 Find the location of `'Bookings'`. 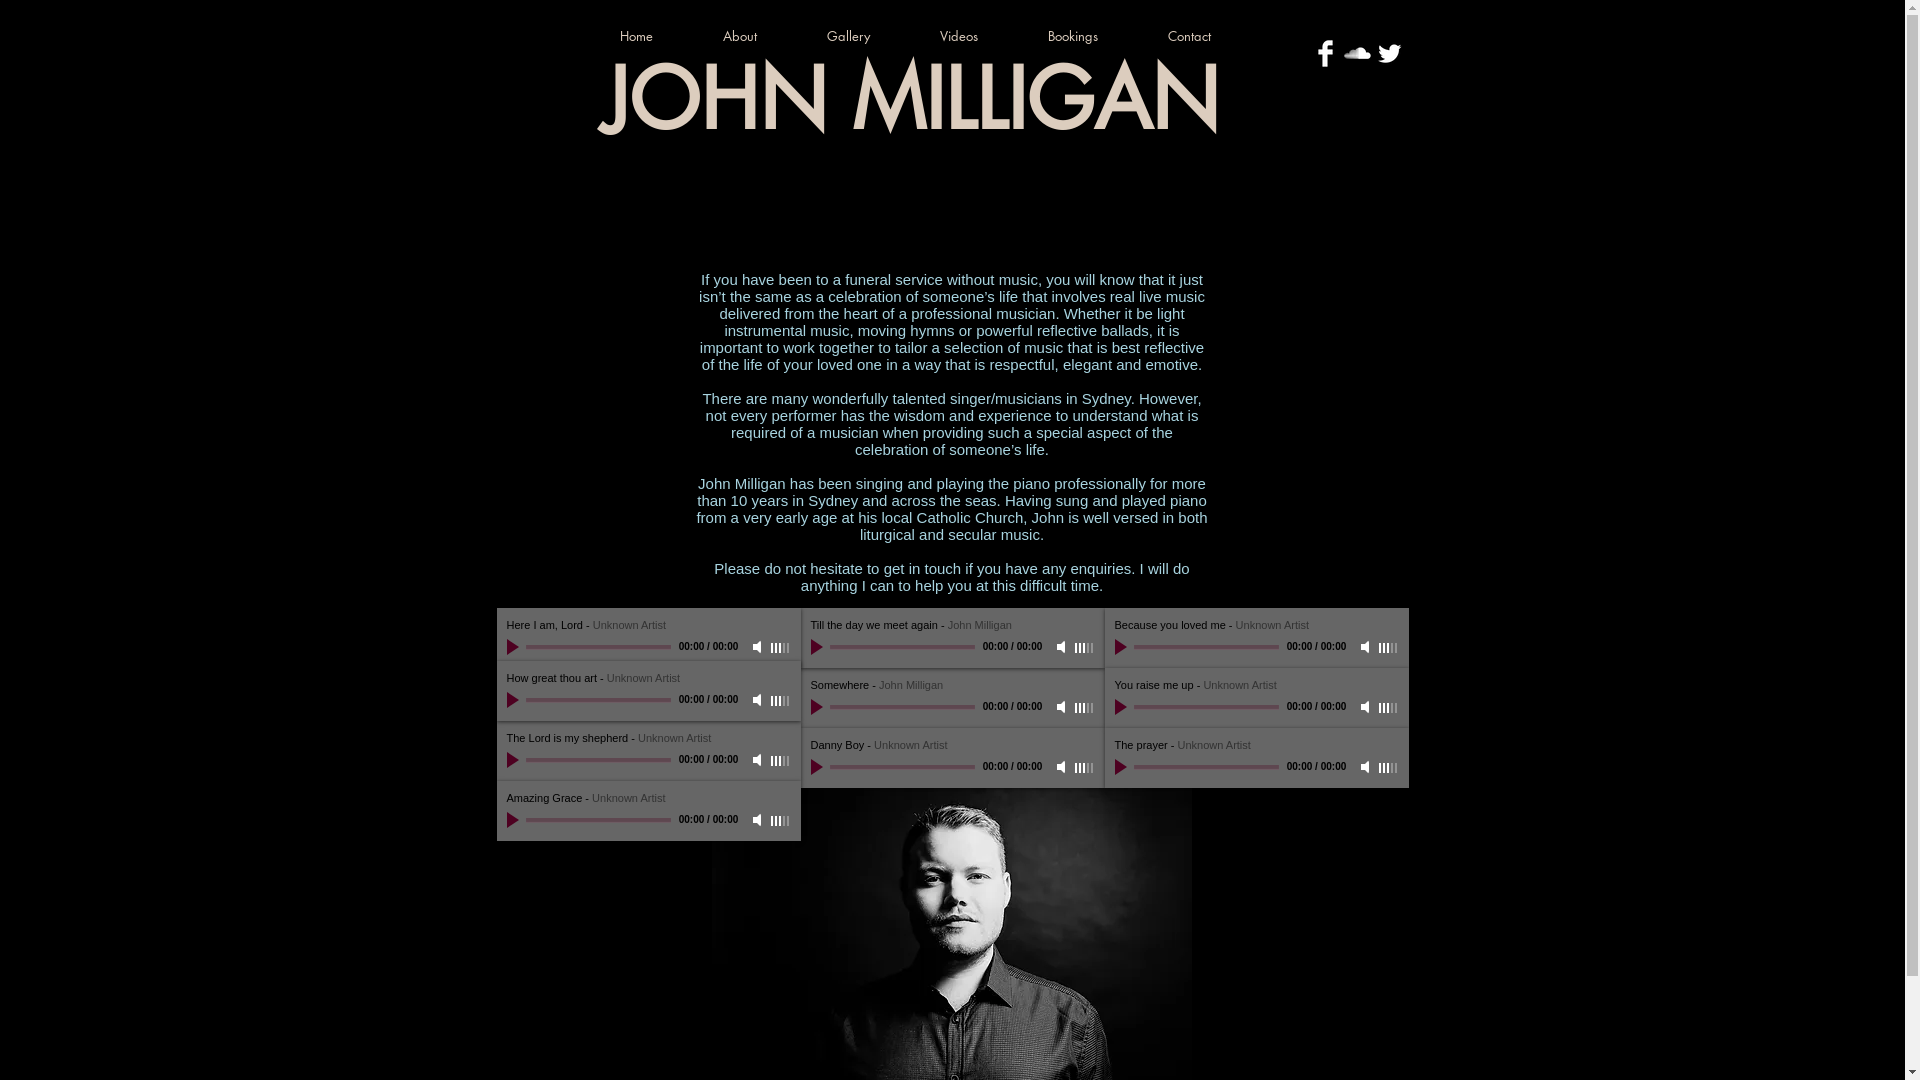

'Bookings' is located at coordinates (1088, 35).